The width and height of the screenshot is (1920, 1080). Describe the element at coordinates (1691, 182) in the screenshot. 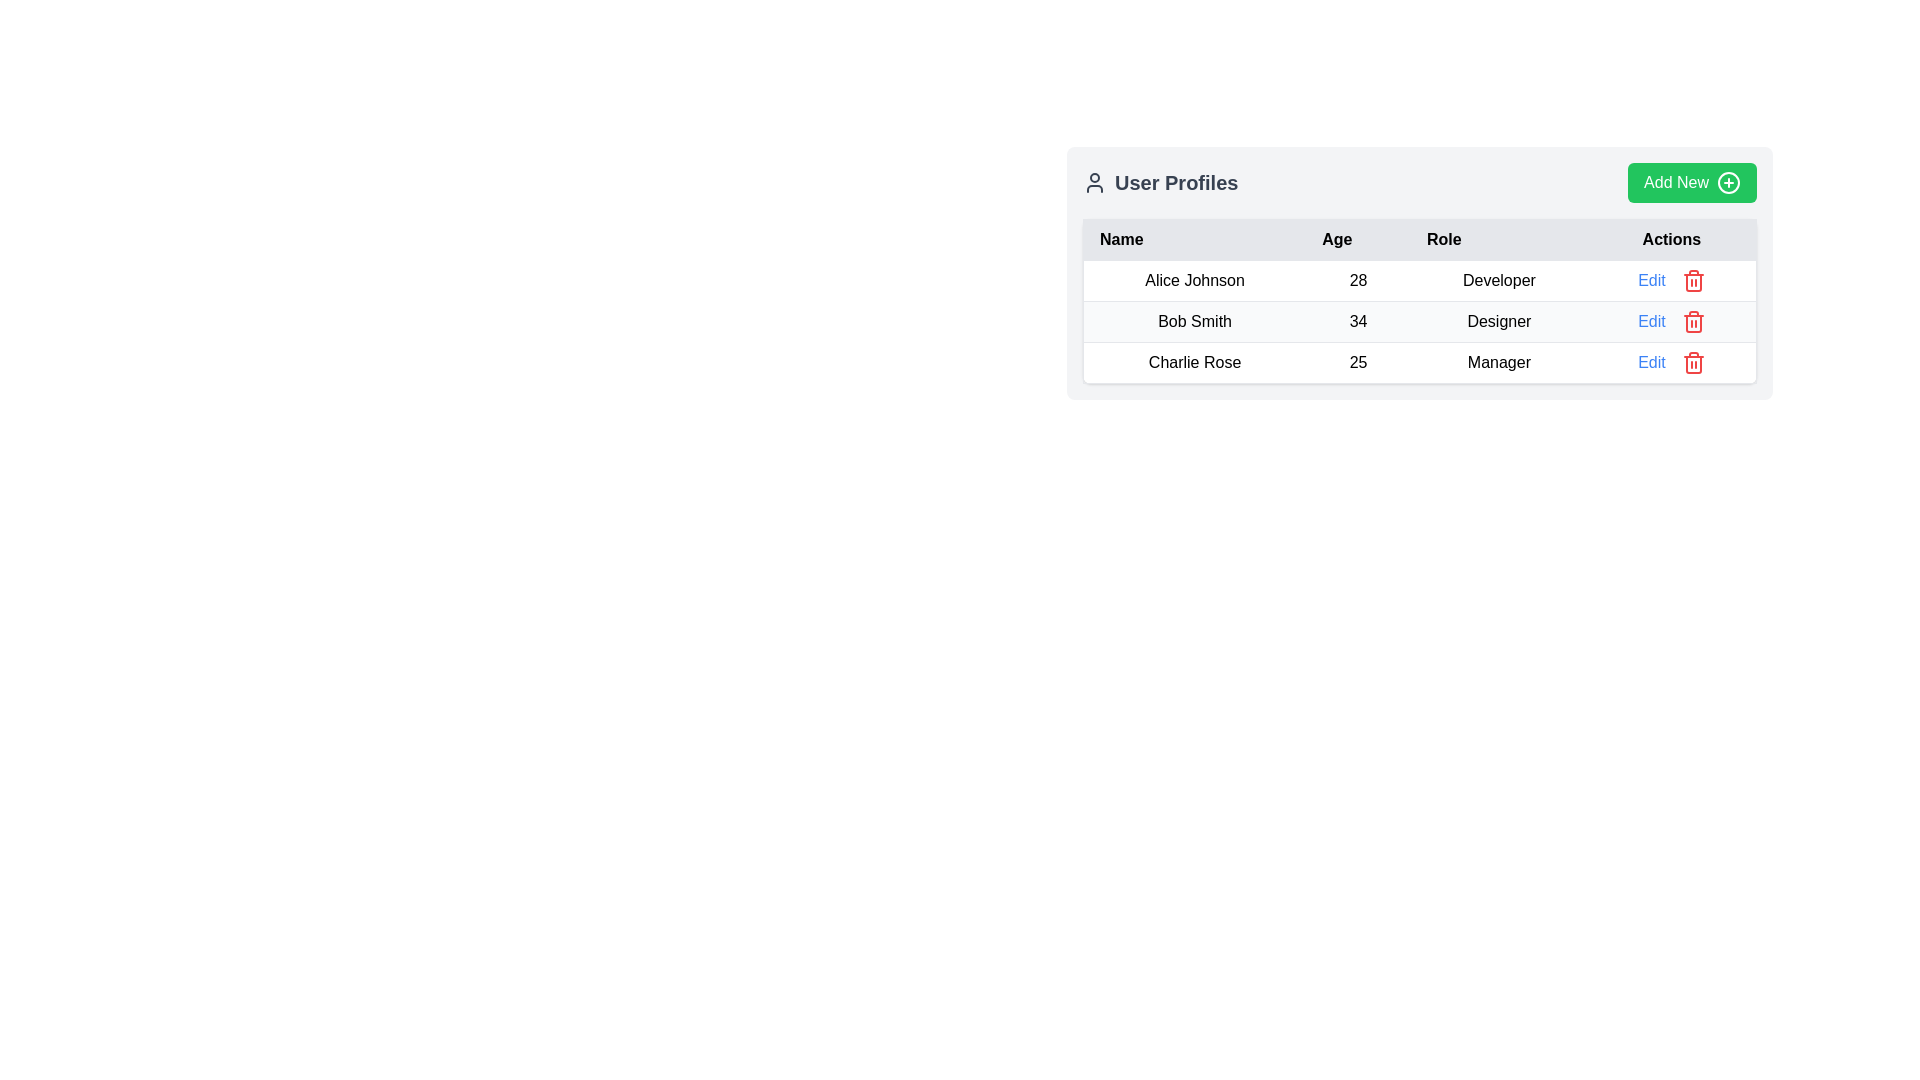

I see `the 'Add New' button located in the top-right corner of the 'User Profiles' section` at that location.